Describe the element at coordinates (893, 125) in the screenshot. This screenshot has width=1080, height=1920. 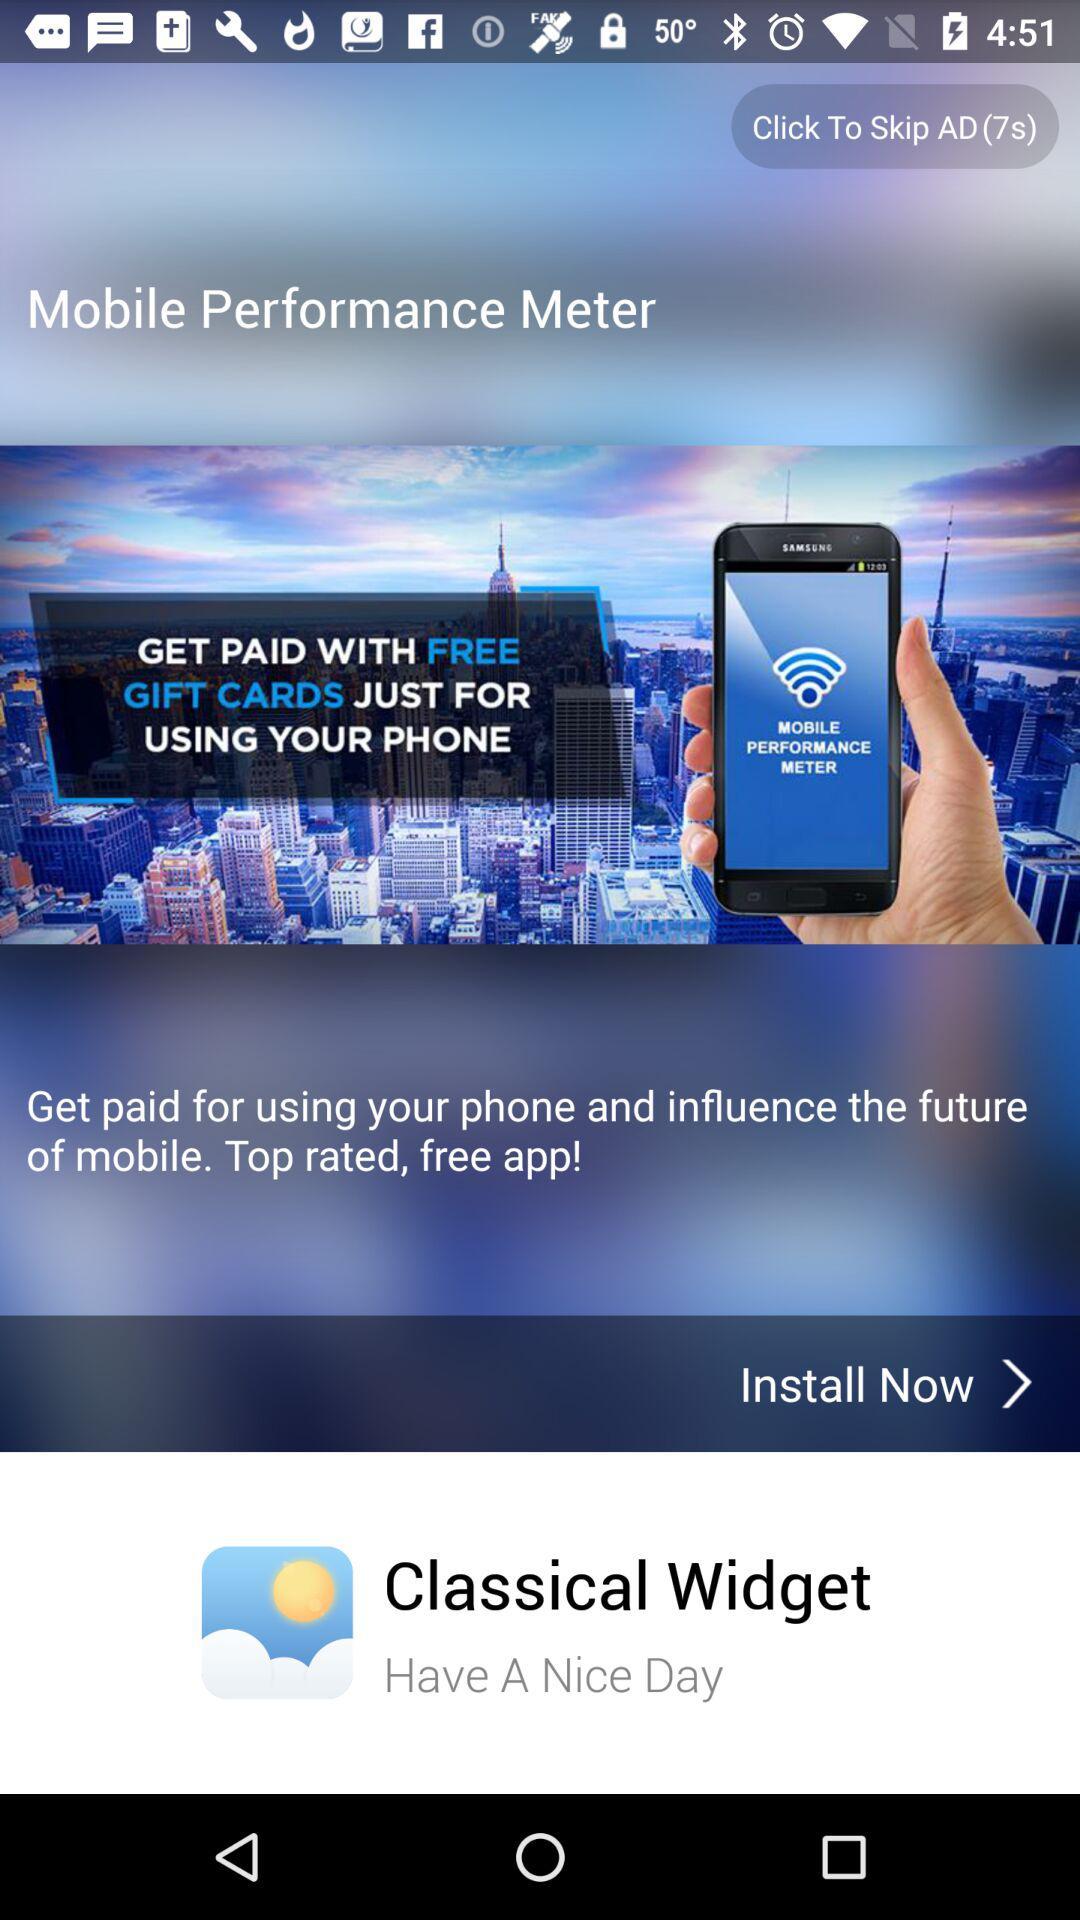
I see `the click to skip ad7s button` at that location.